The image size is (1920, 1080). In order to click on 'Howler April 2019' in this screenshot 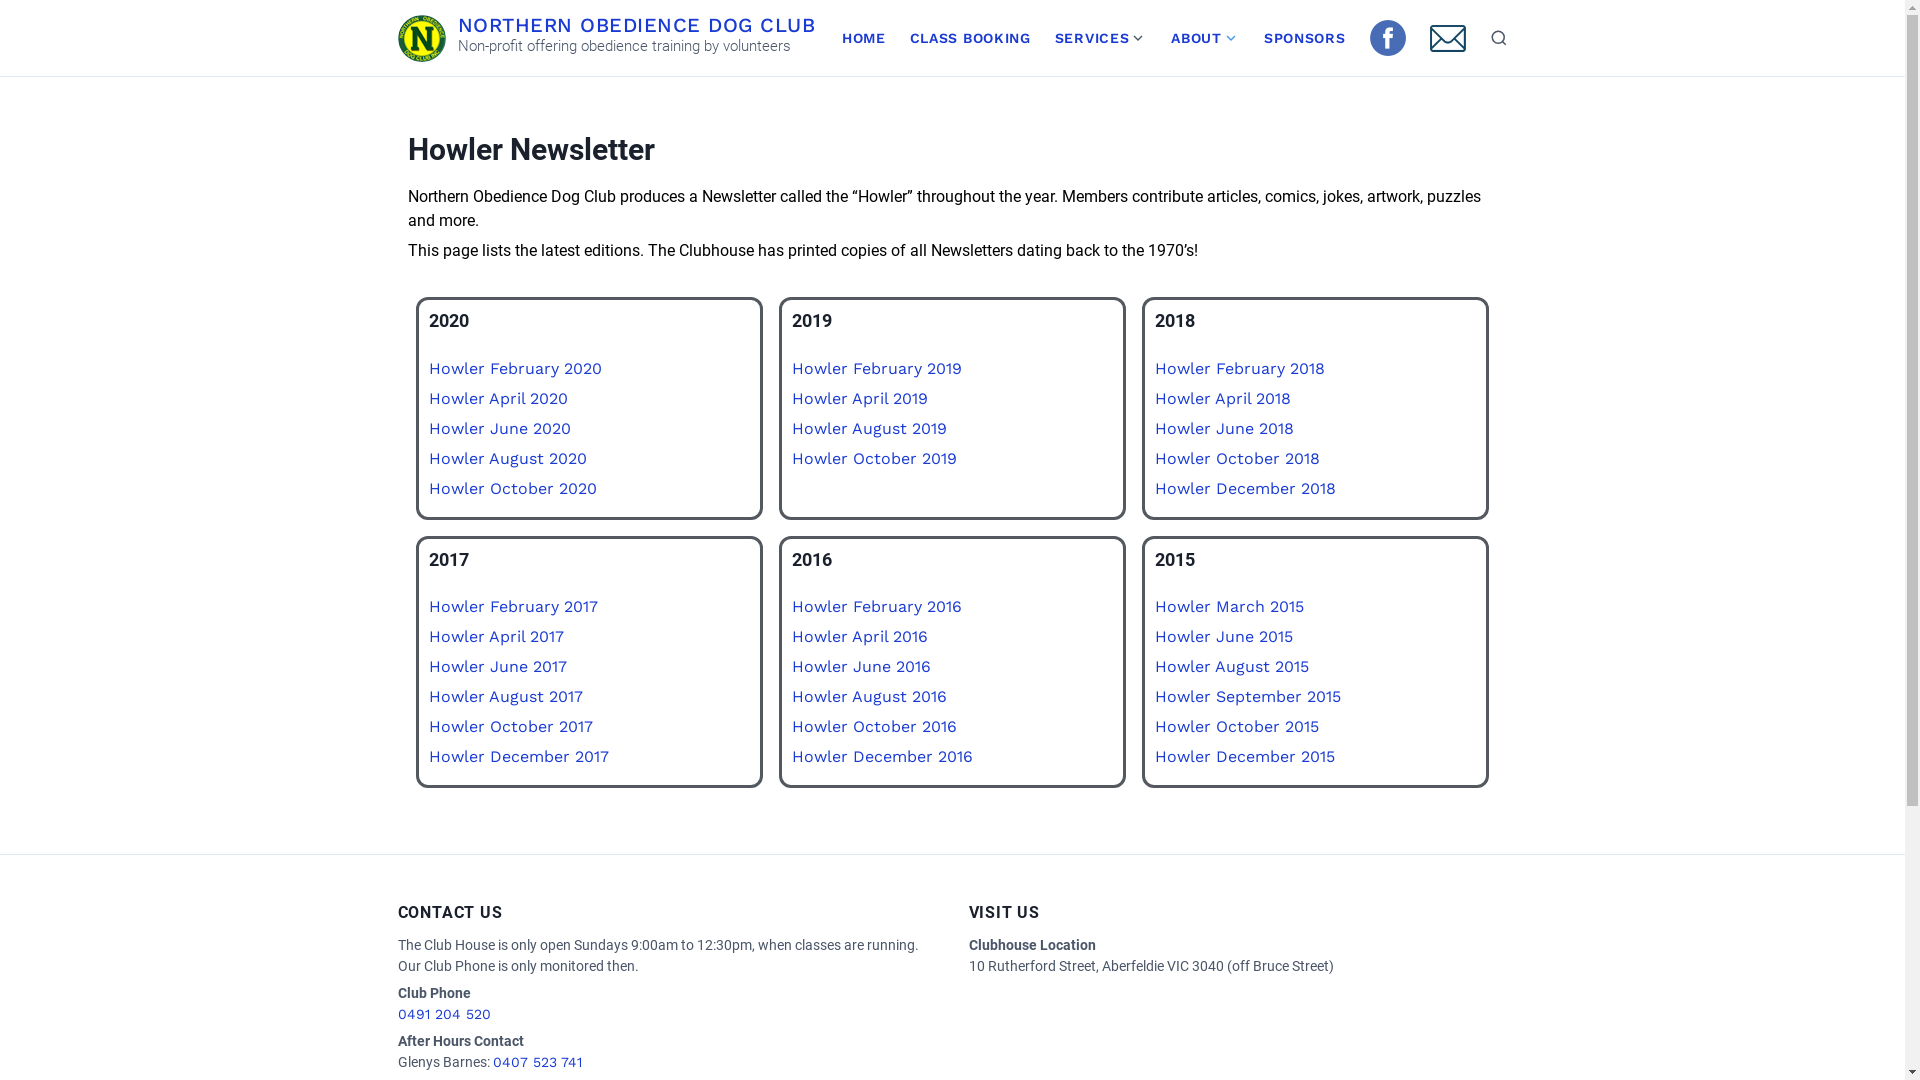, I will do `click(859, 397)`.